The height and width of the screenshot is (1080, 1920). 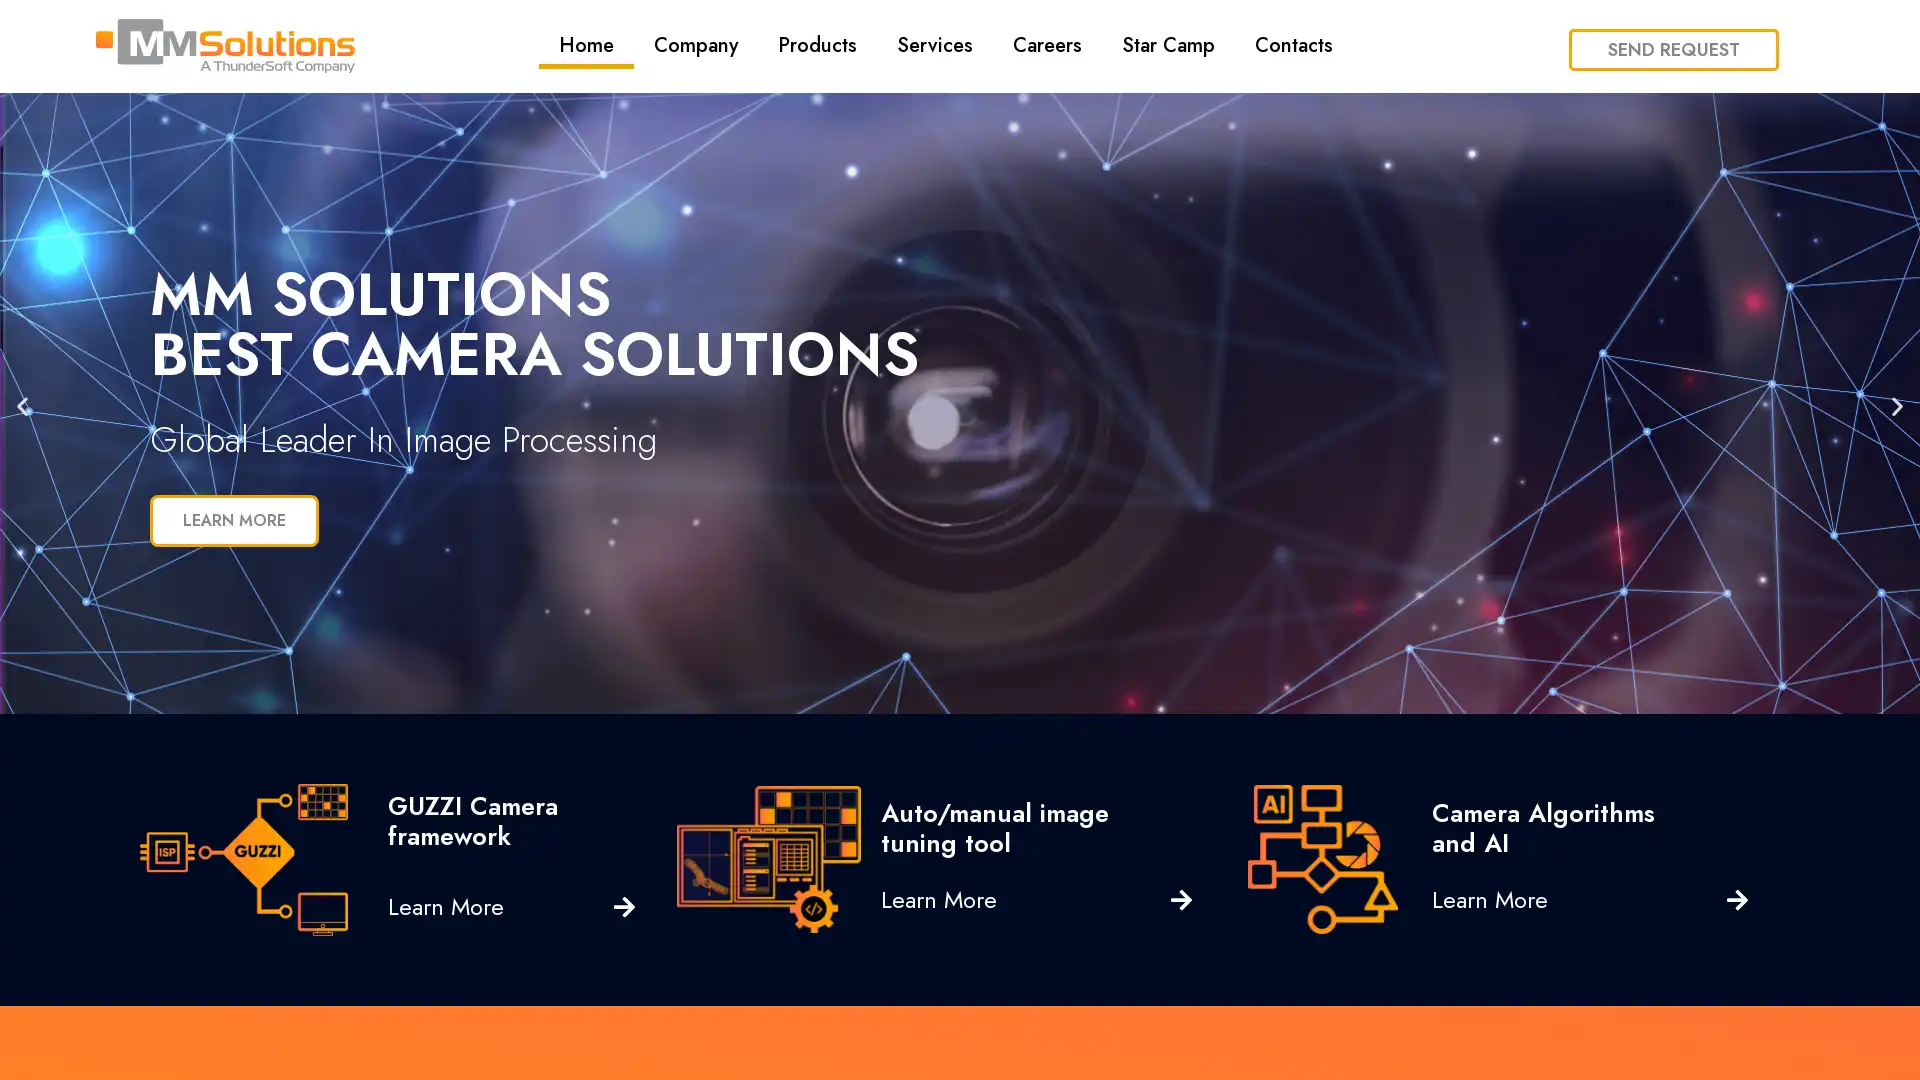 What do you see at coordinates (1896, 405) in the screenshot?
I see `Next slide` at bounding box center [1896, 405].